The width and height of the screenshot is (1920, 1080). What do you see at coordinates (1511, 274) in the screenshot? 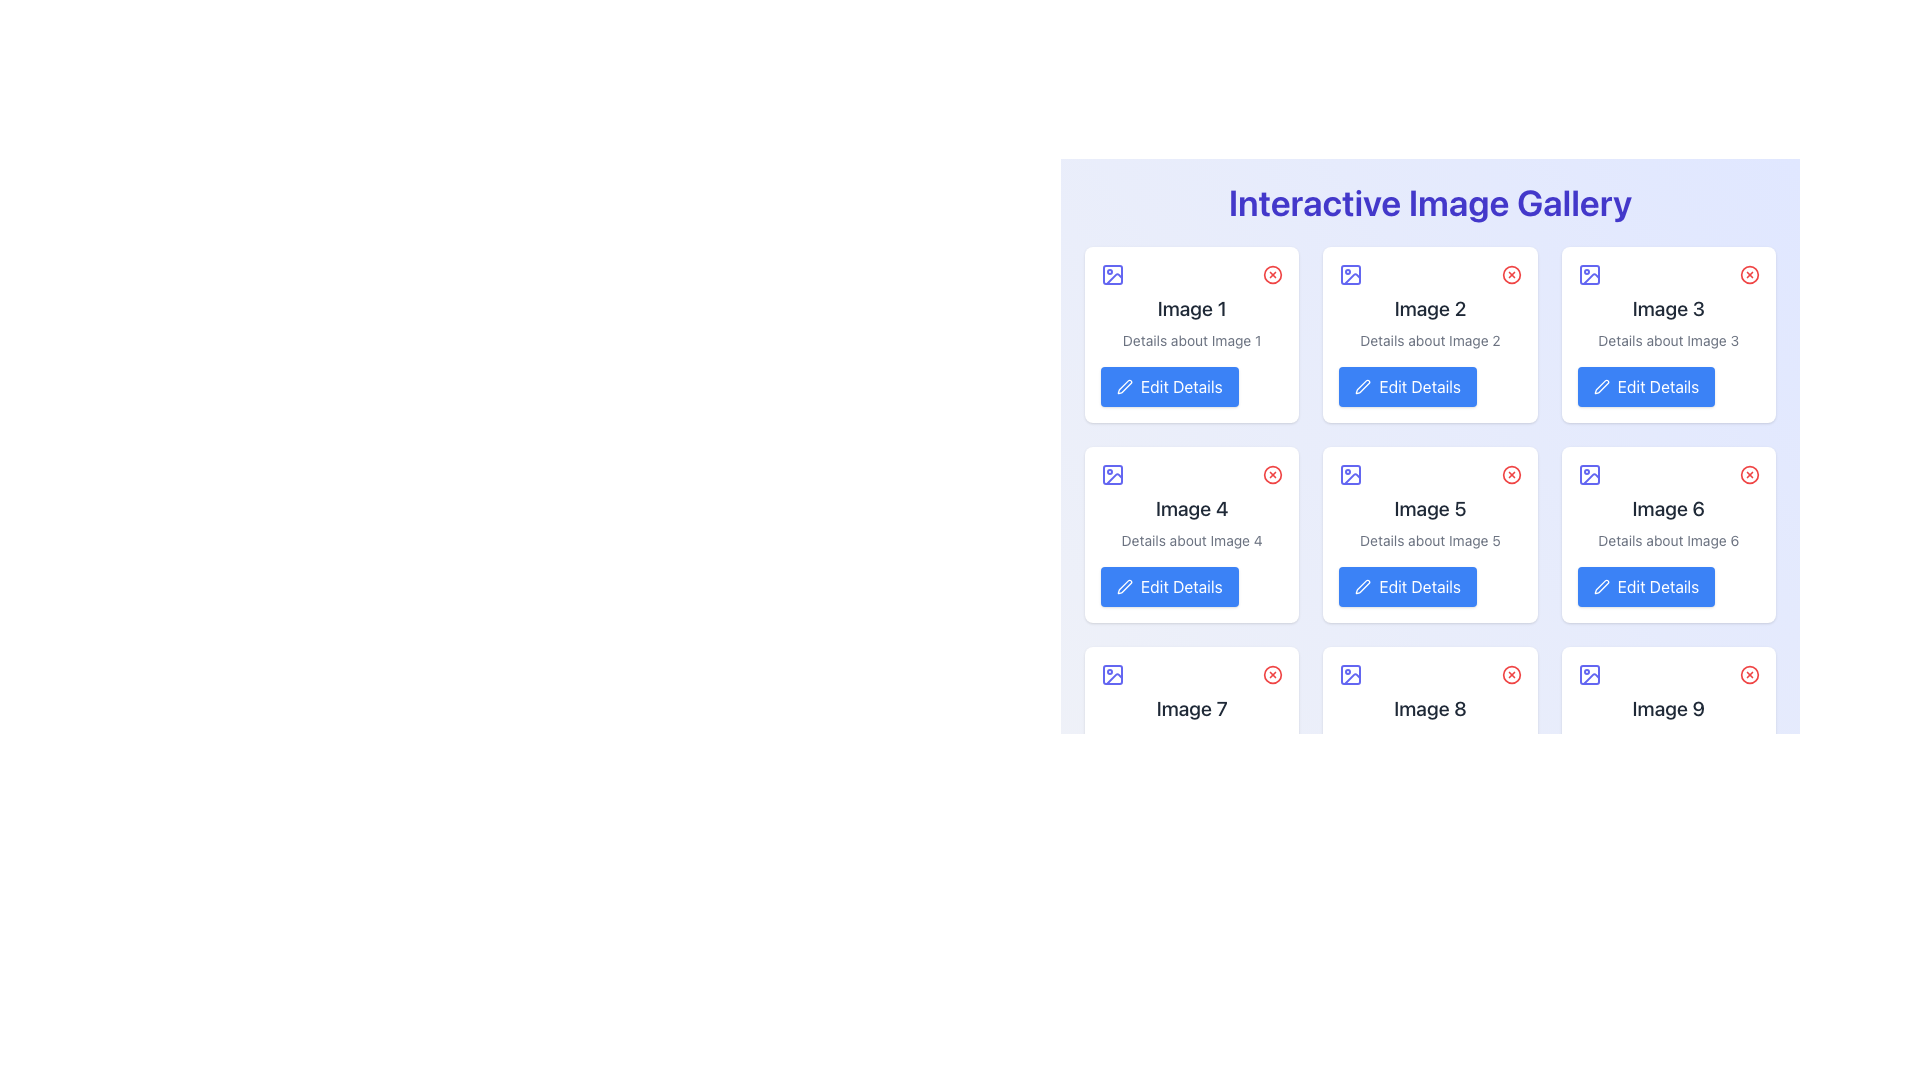
I see `the circular delete button with a red border and inner 'X' symbol located at the top-right corner of the second image card` at bounding box center [1511, 274].